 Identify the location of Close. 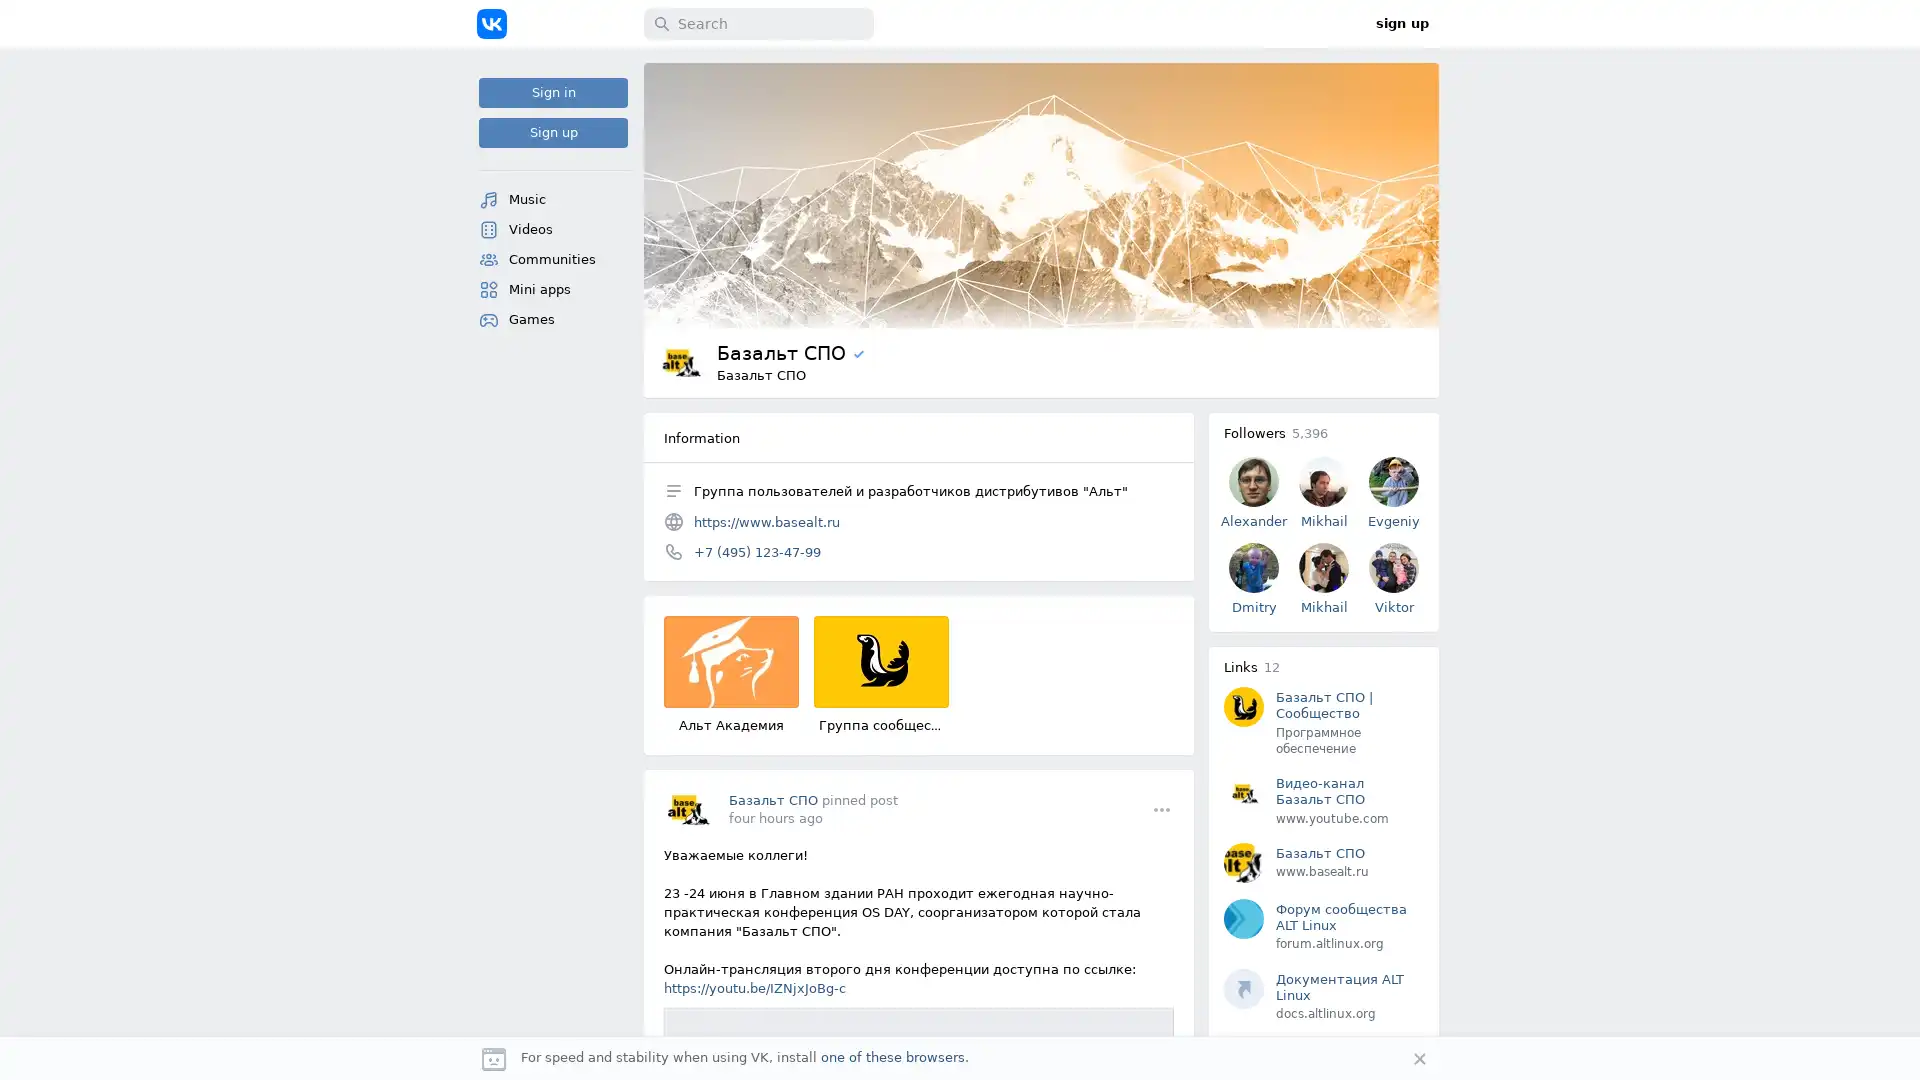
(1419, 1058).